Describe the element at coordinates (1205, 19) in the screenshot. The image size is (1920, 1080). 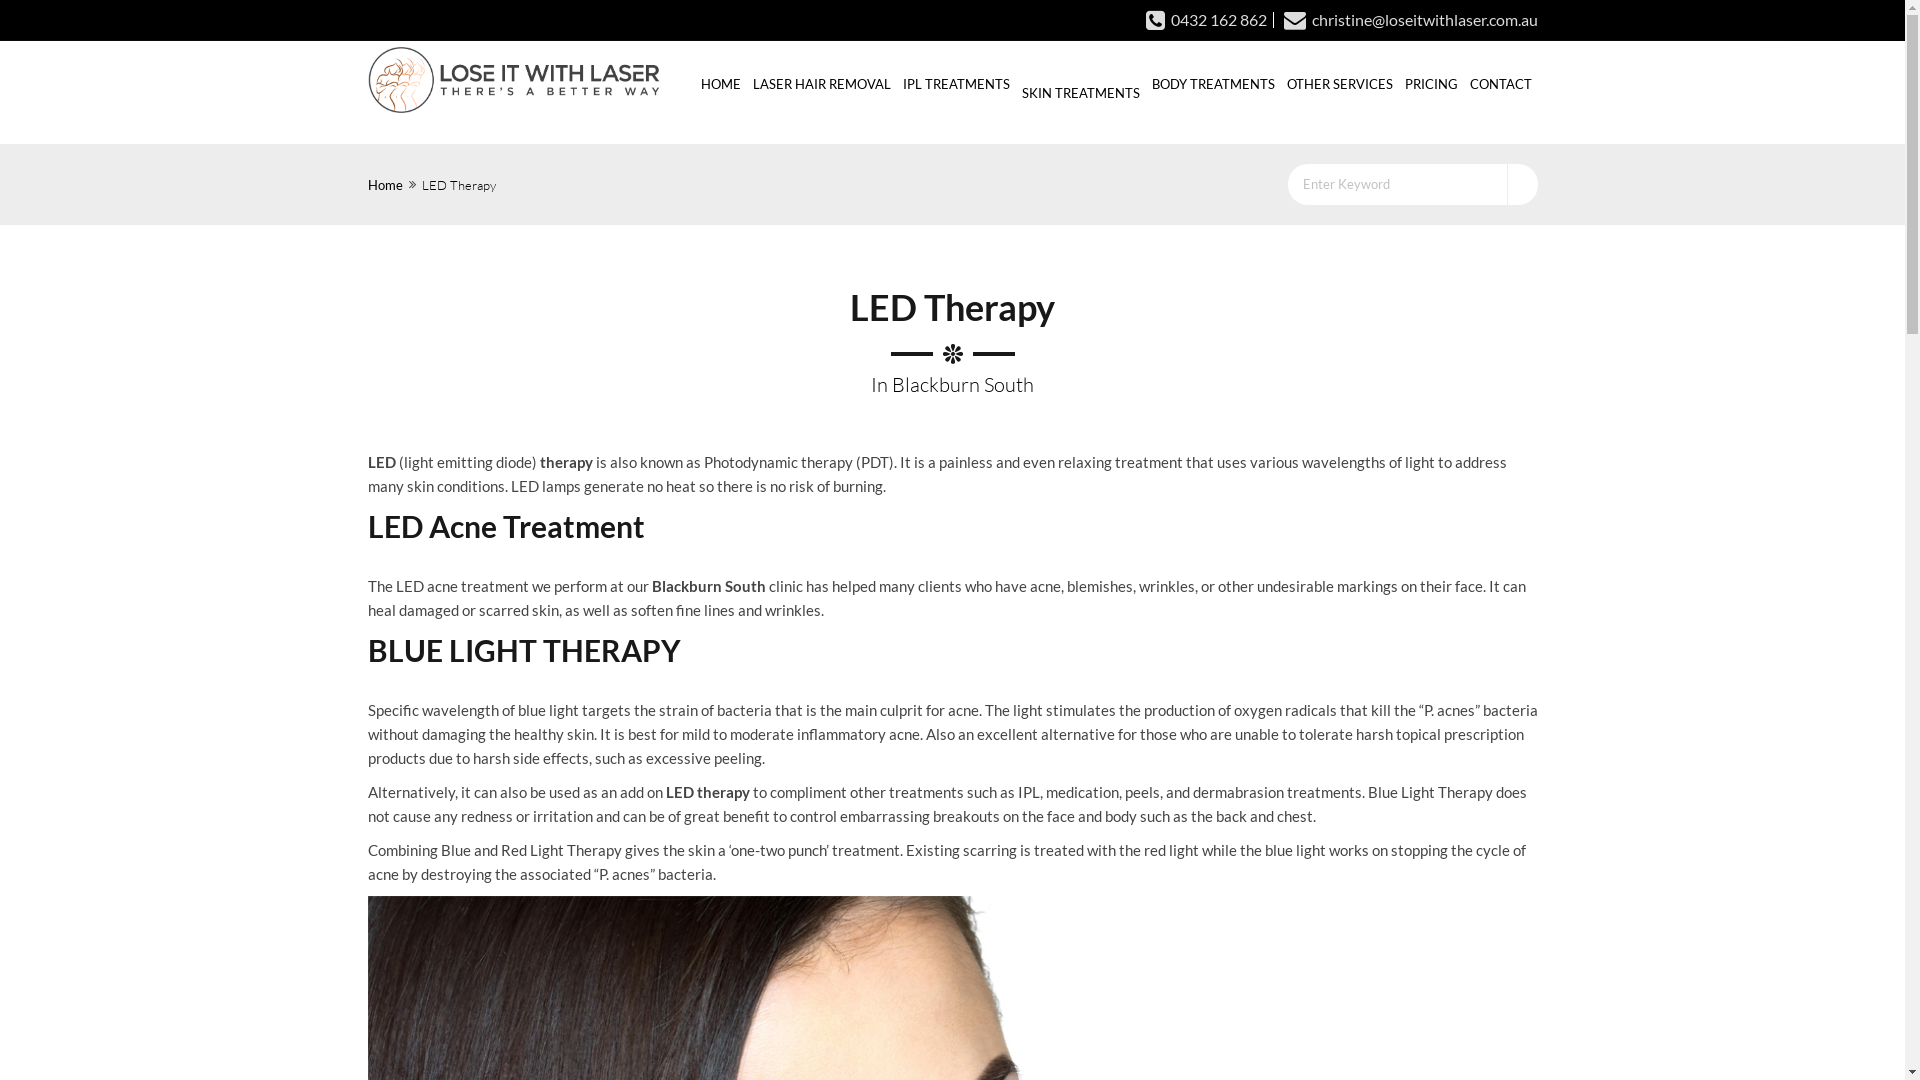
I see `'0432 162 862'` at that location.